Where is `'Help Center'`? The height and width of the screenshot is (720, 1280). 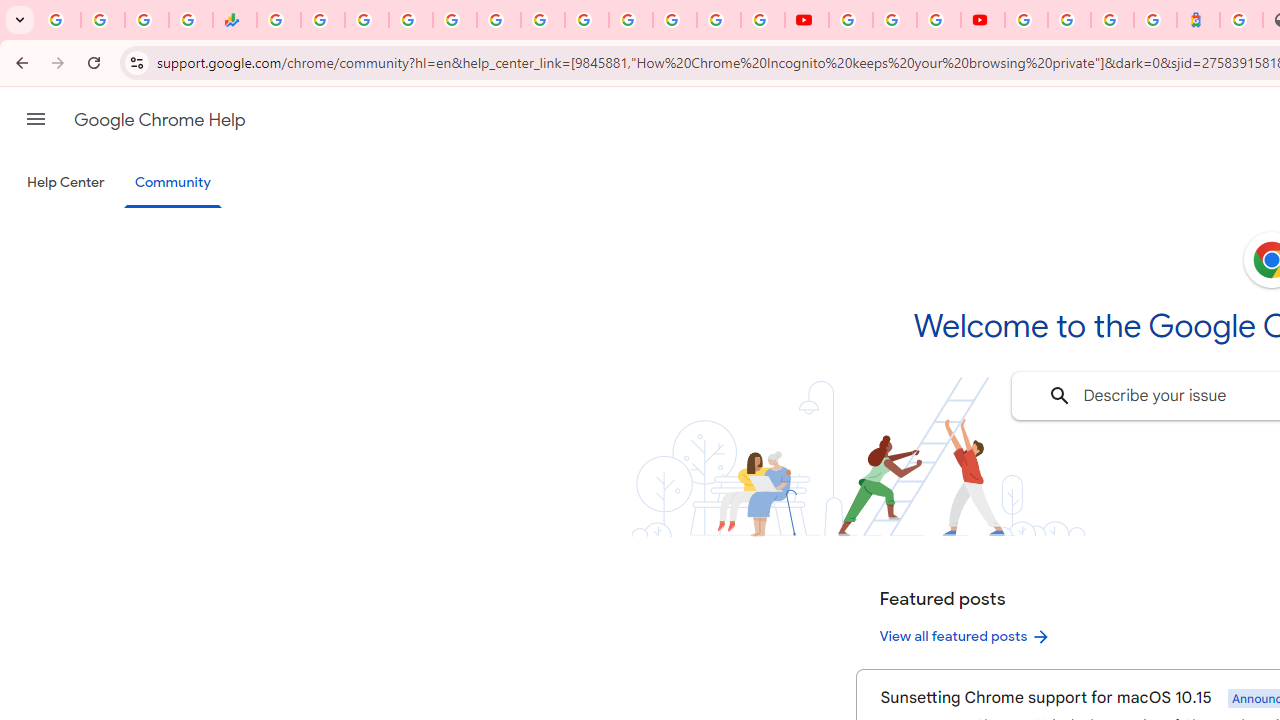 'Help Center' is located at coordinates (65, 183).